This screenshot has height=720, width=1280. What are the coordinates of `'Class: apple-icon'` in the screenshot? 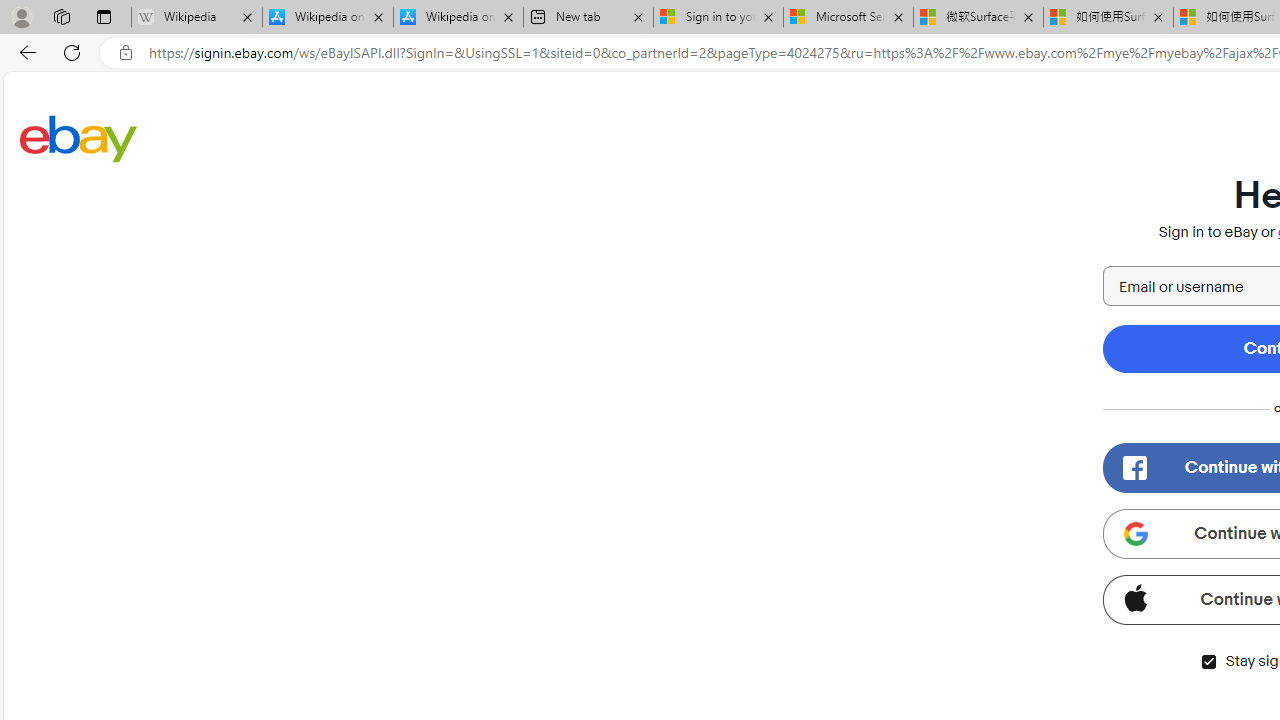 It's located at (1135, 596).